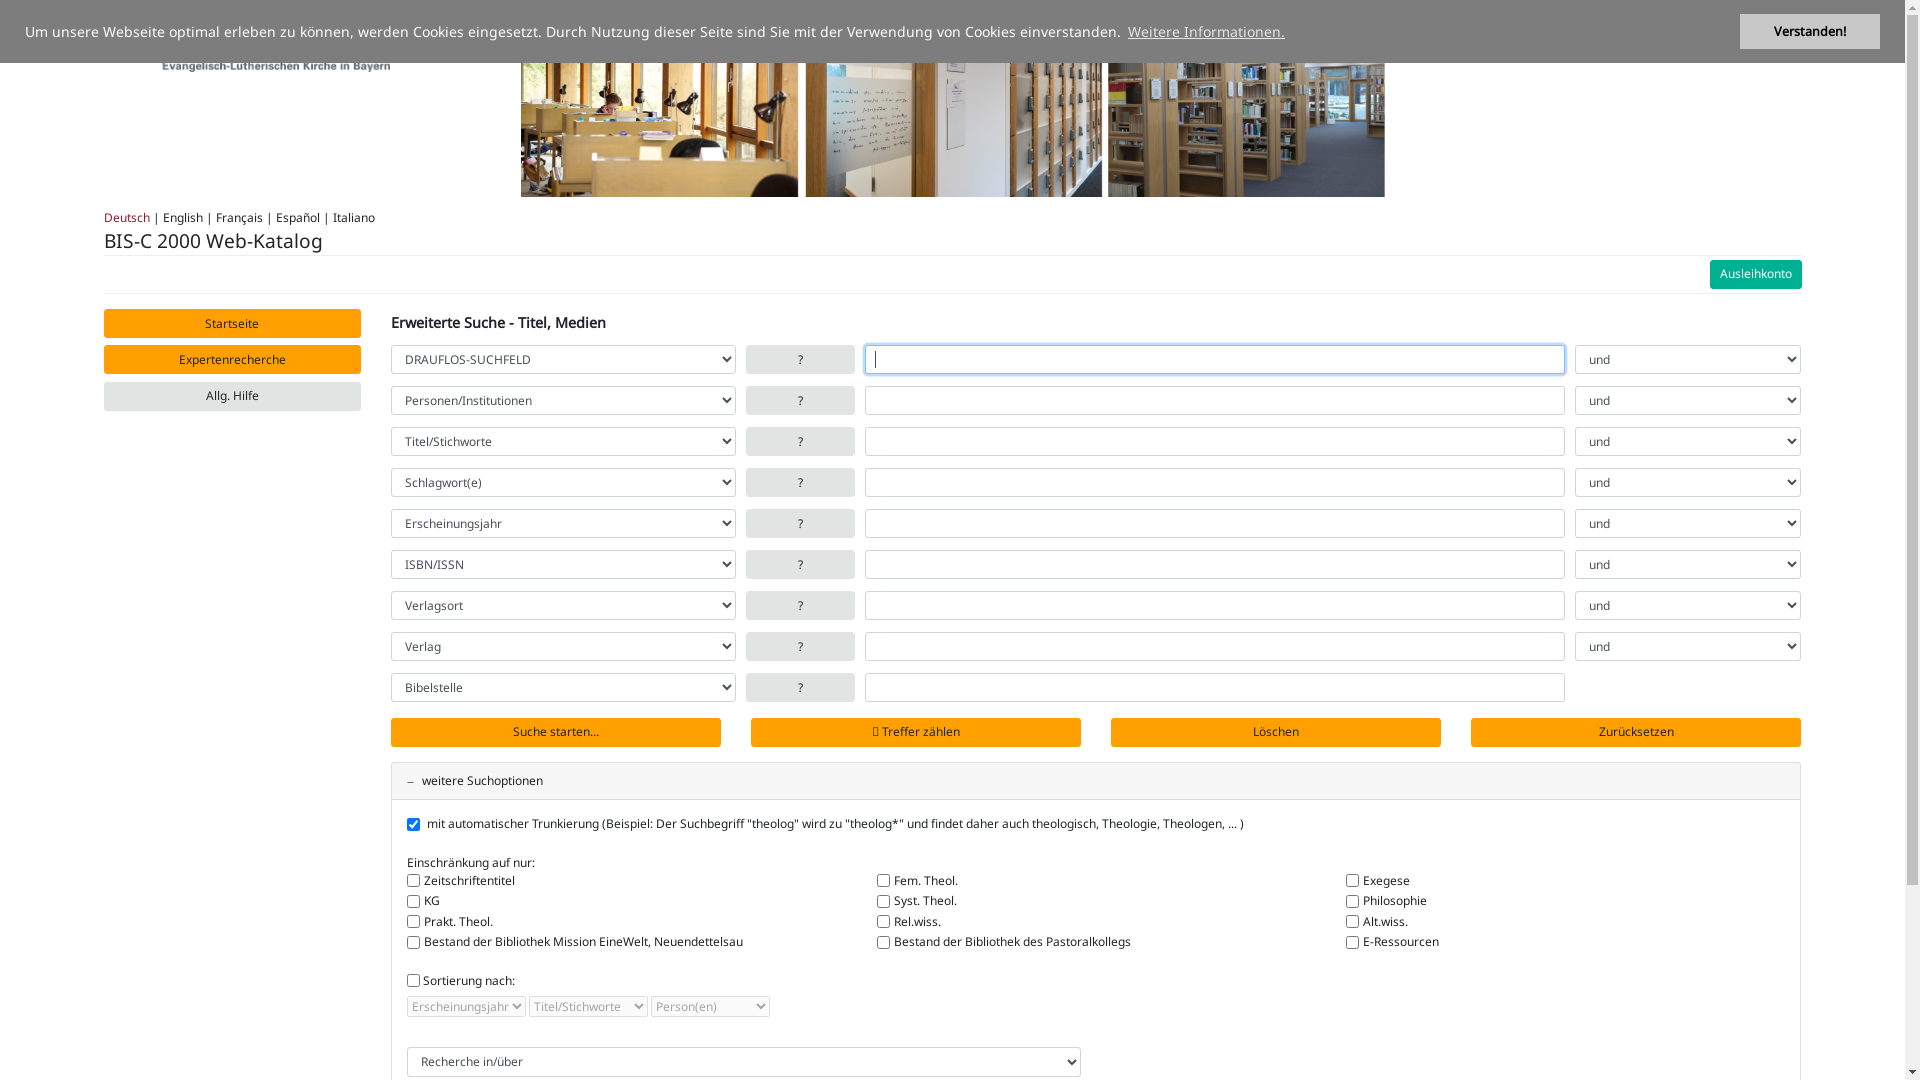 The image size is (1920, 1080). I want to click on 'Allg. Hilfe', so click(233, 396).